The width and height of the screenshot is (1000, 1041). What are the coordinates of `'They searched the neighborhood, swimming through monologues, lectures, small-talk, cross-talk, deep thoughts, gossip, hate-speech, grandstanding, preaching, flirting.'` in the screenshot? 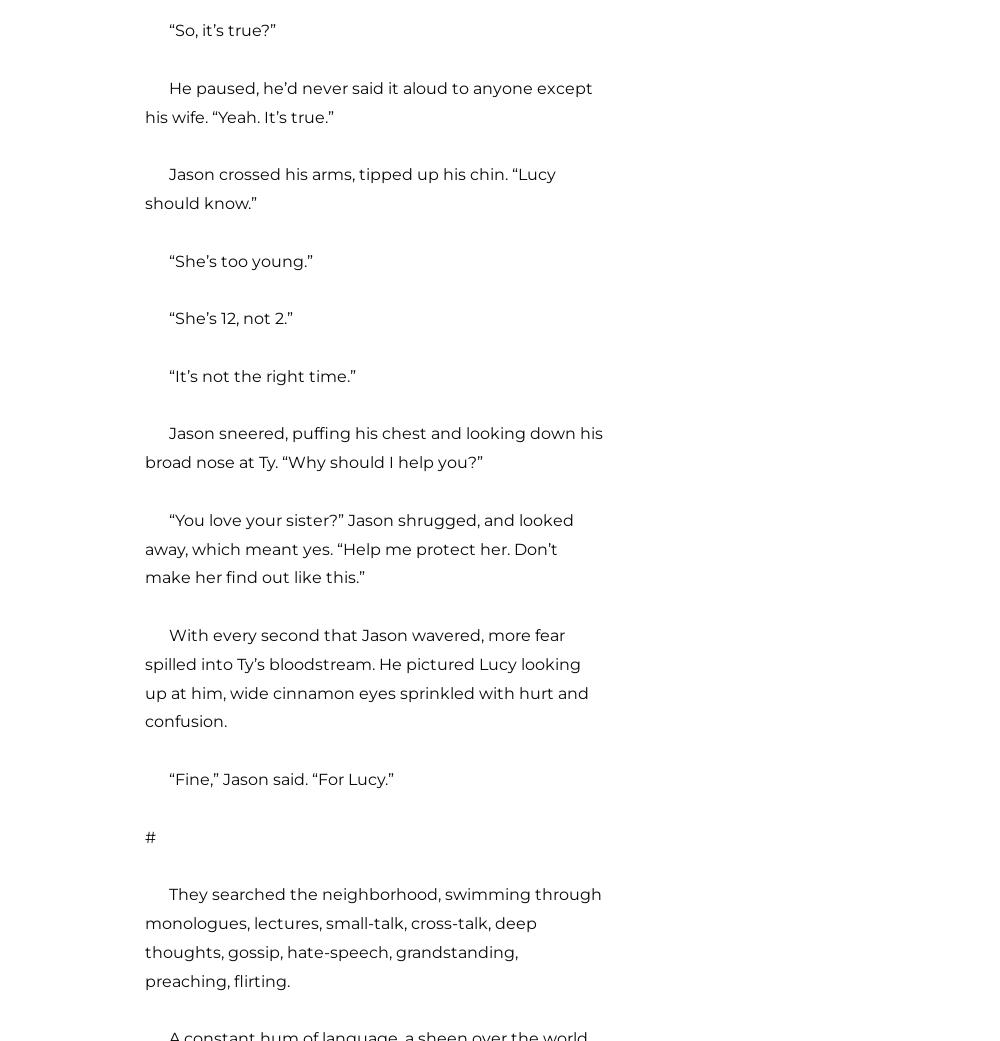 It's located at (372, 936).